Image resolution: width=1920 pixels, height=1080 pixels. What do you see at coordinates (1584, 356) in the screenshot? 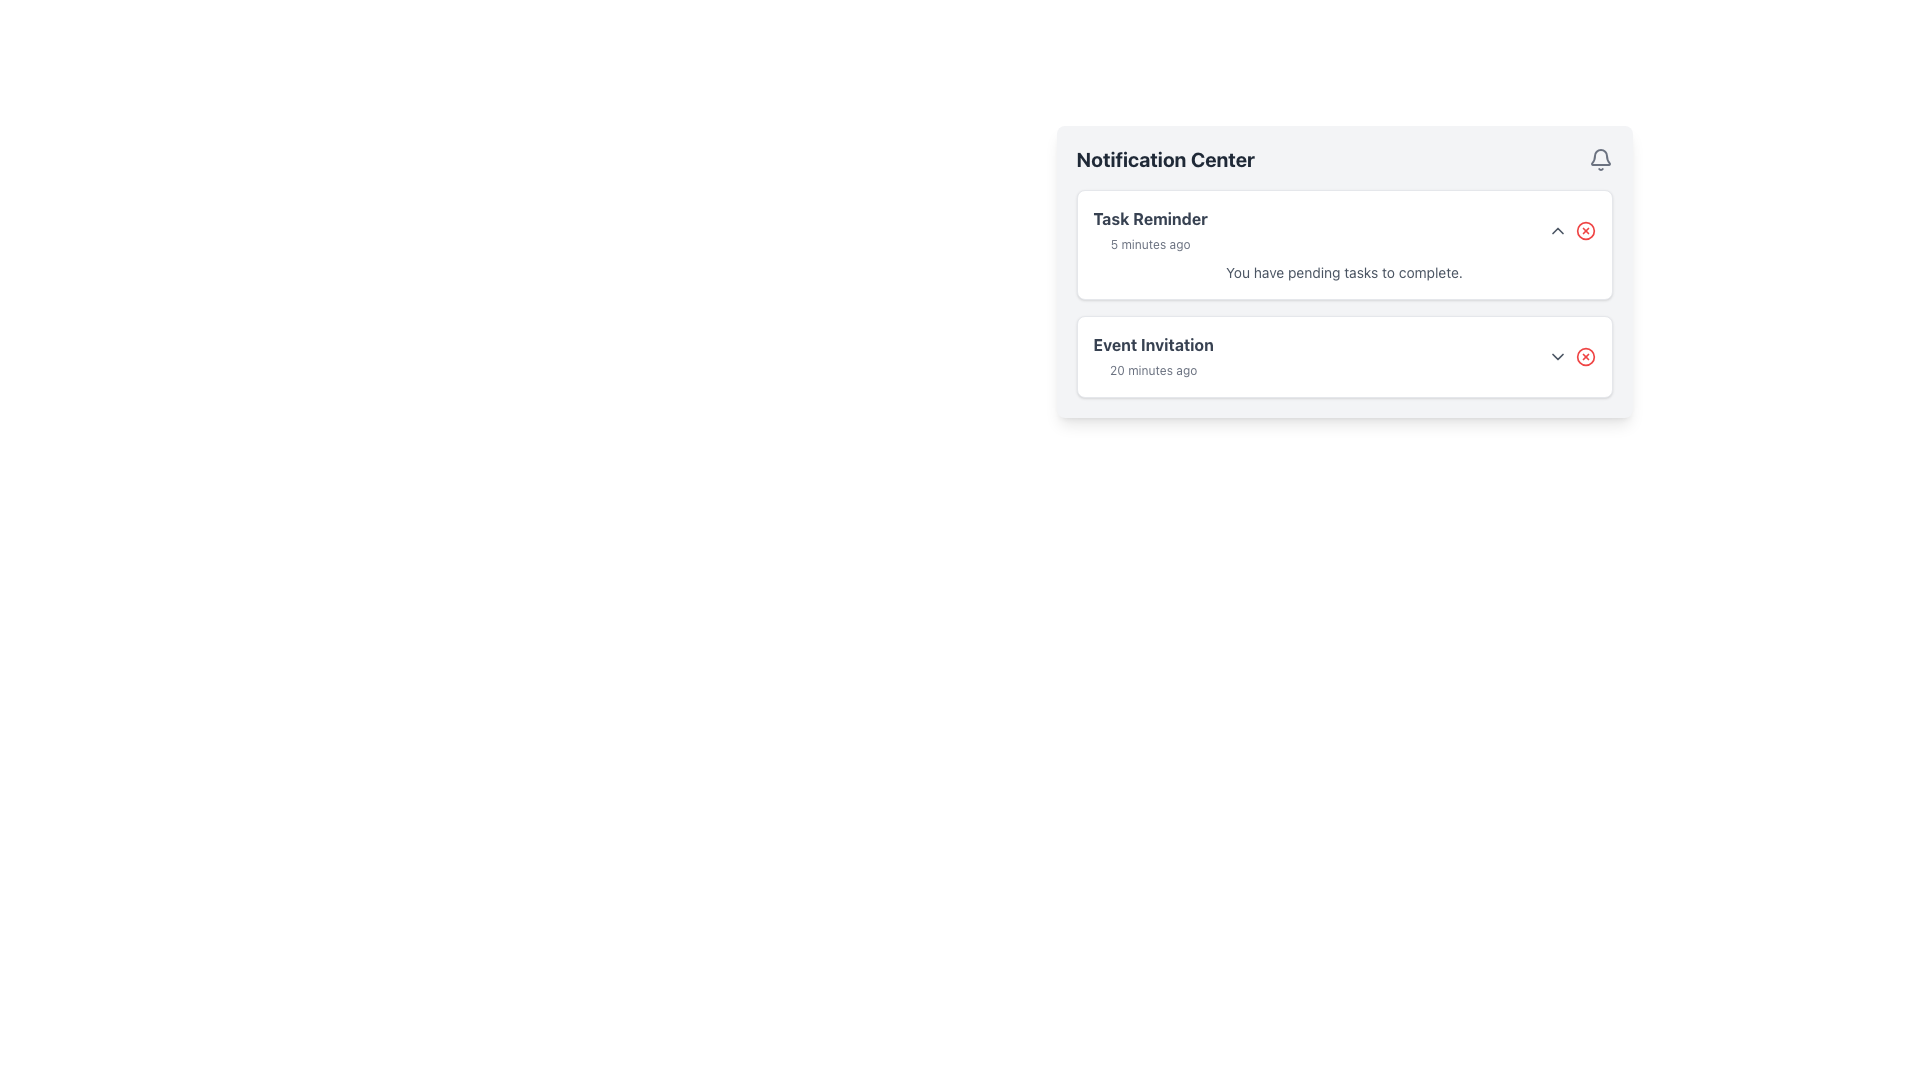
I see `the dismiss button located in the bottom-right corner of the 'Event Invitation' notification item` at bounding box center [1584, 356].